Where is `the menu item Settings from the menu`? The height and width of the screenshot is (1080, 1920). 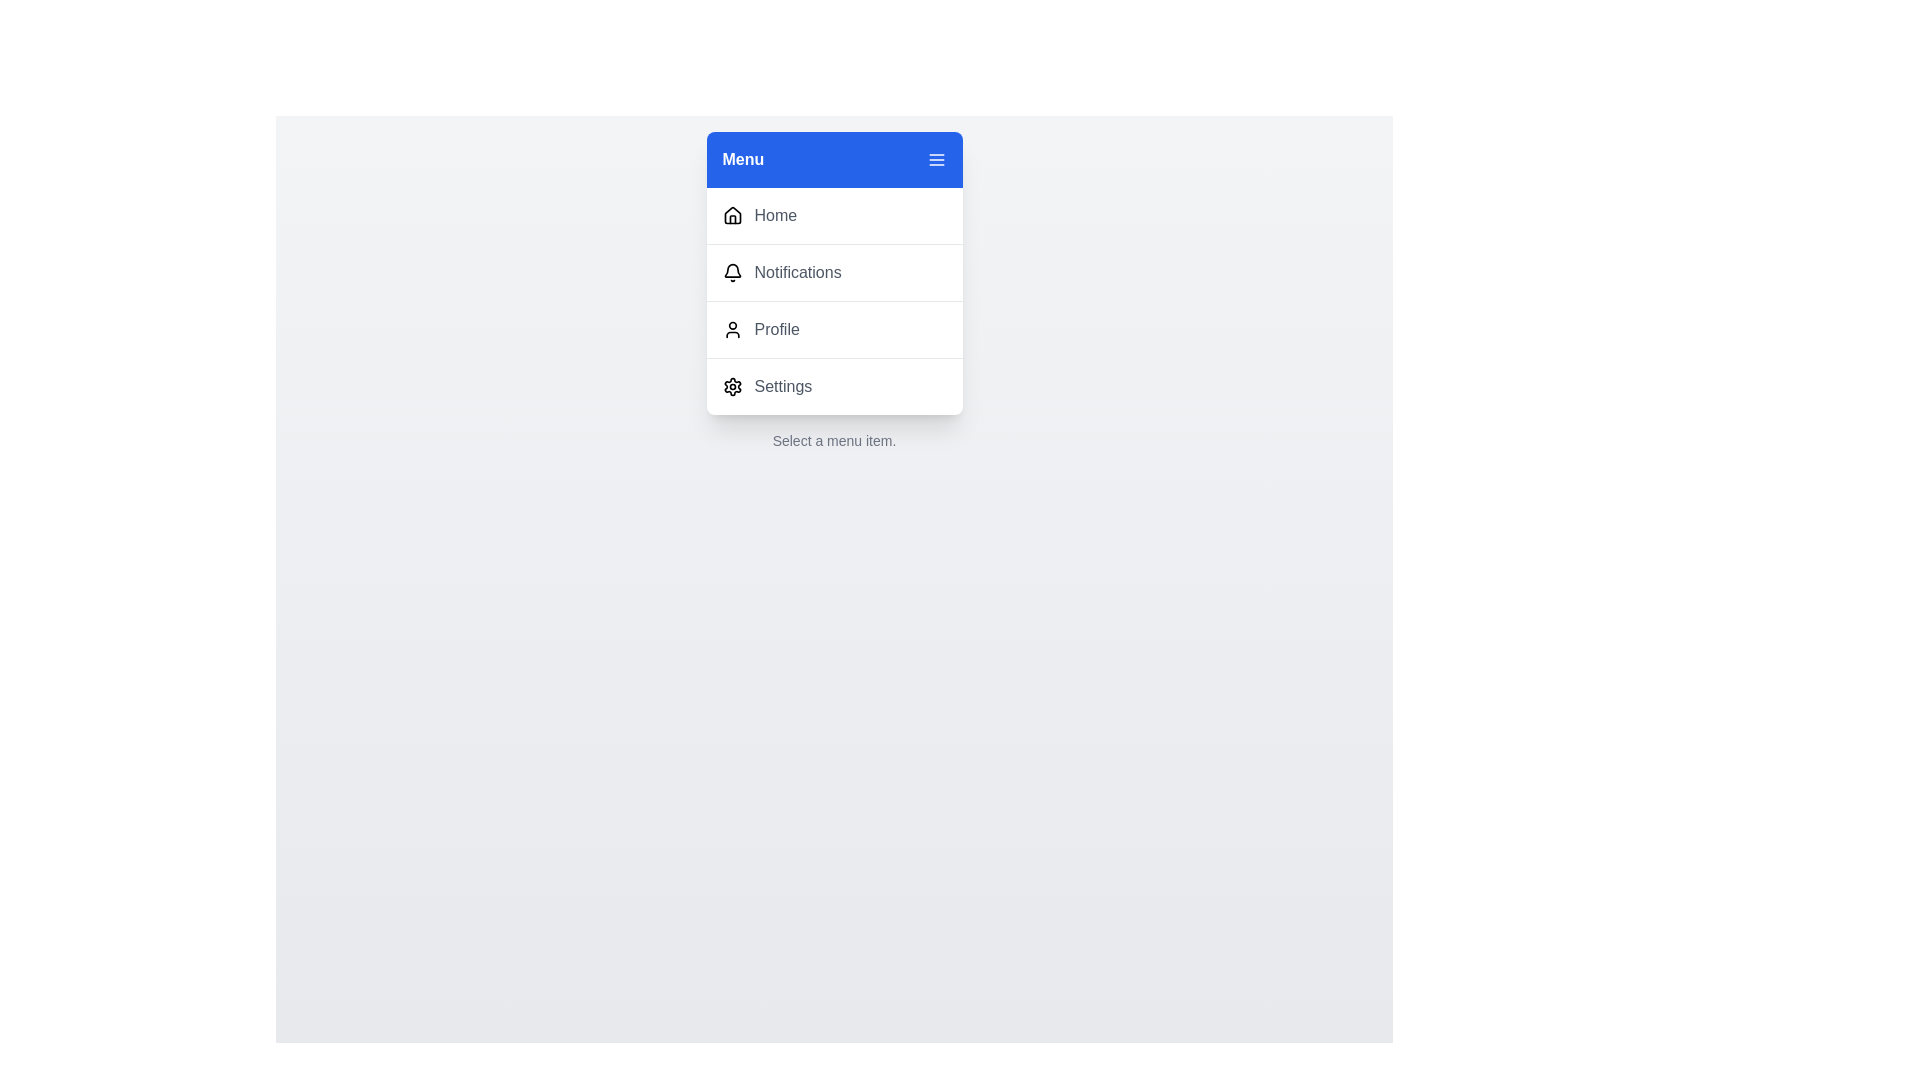 the menu item Settings from the menu is located at coordinates (834, 386).